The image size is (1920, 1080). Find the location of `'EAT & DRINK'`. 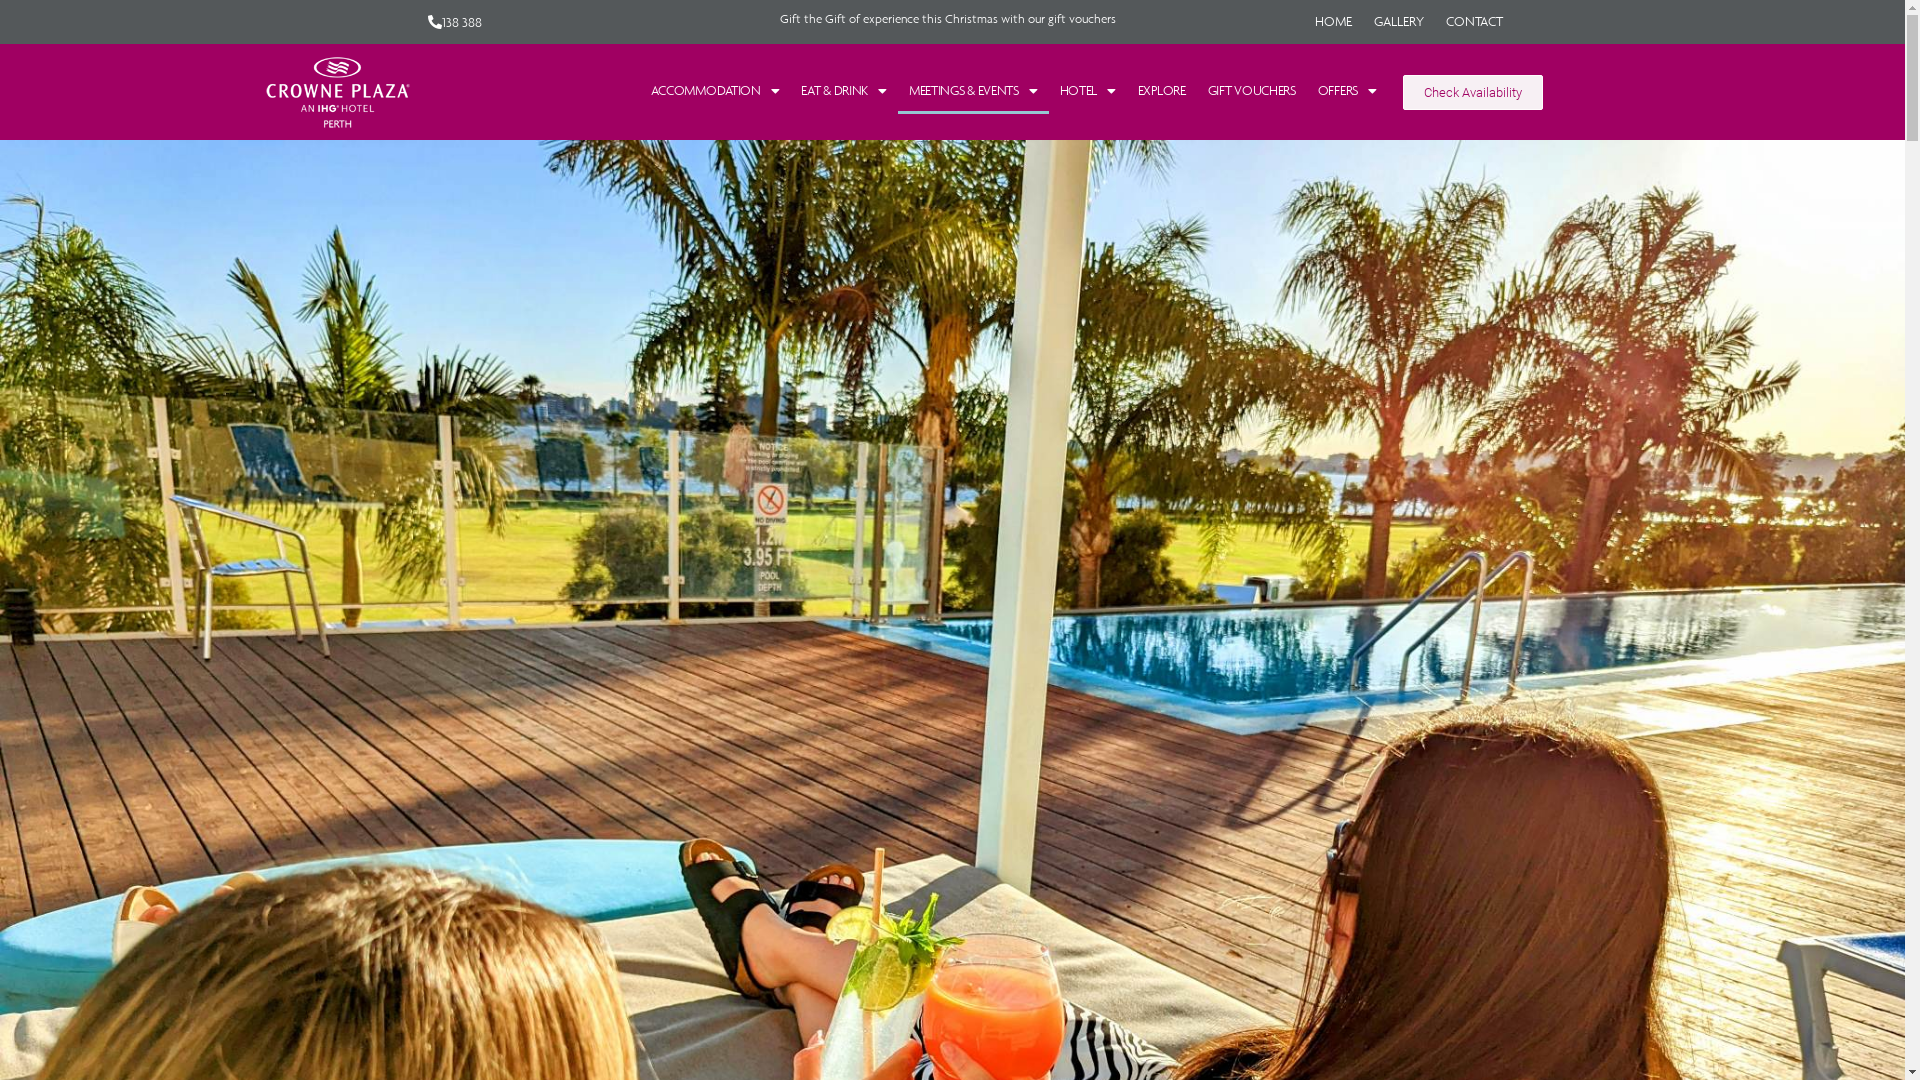

'EAT & DRINK' is located at coordinates (843, 91).